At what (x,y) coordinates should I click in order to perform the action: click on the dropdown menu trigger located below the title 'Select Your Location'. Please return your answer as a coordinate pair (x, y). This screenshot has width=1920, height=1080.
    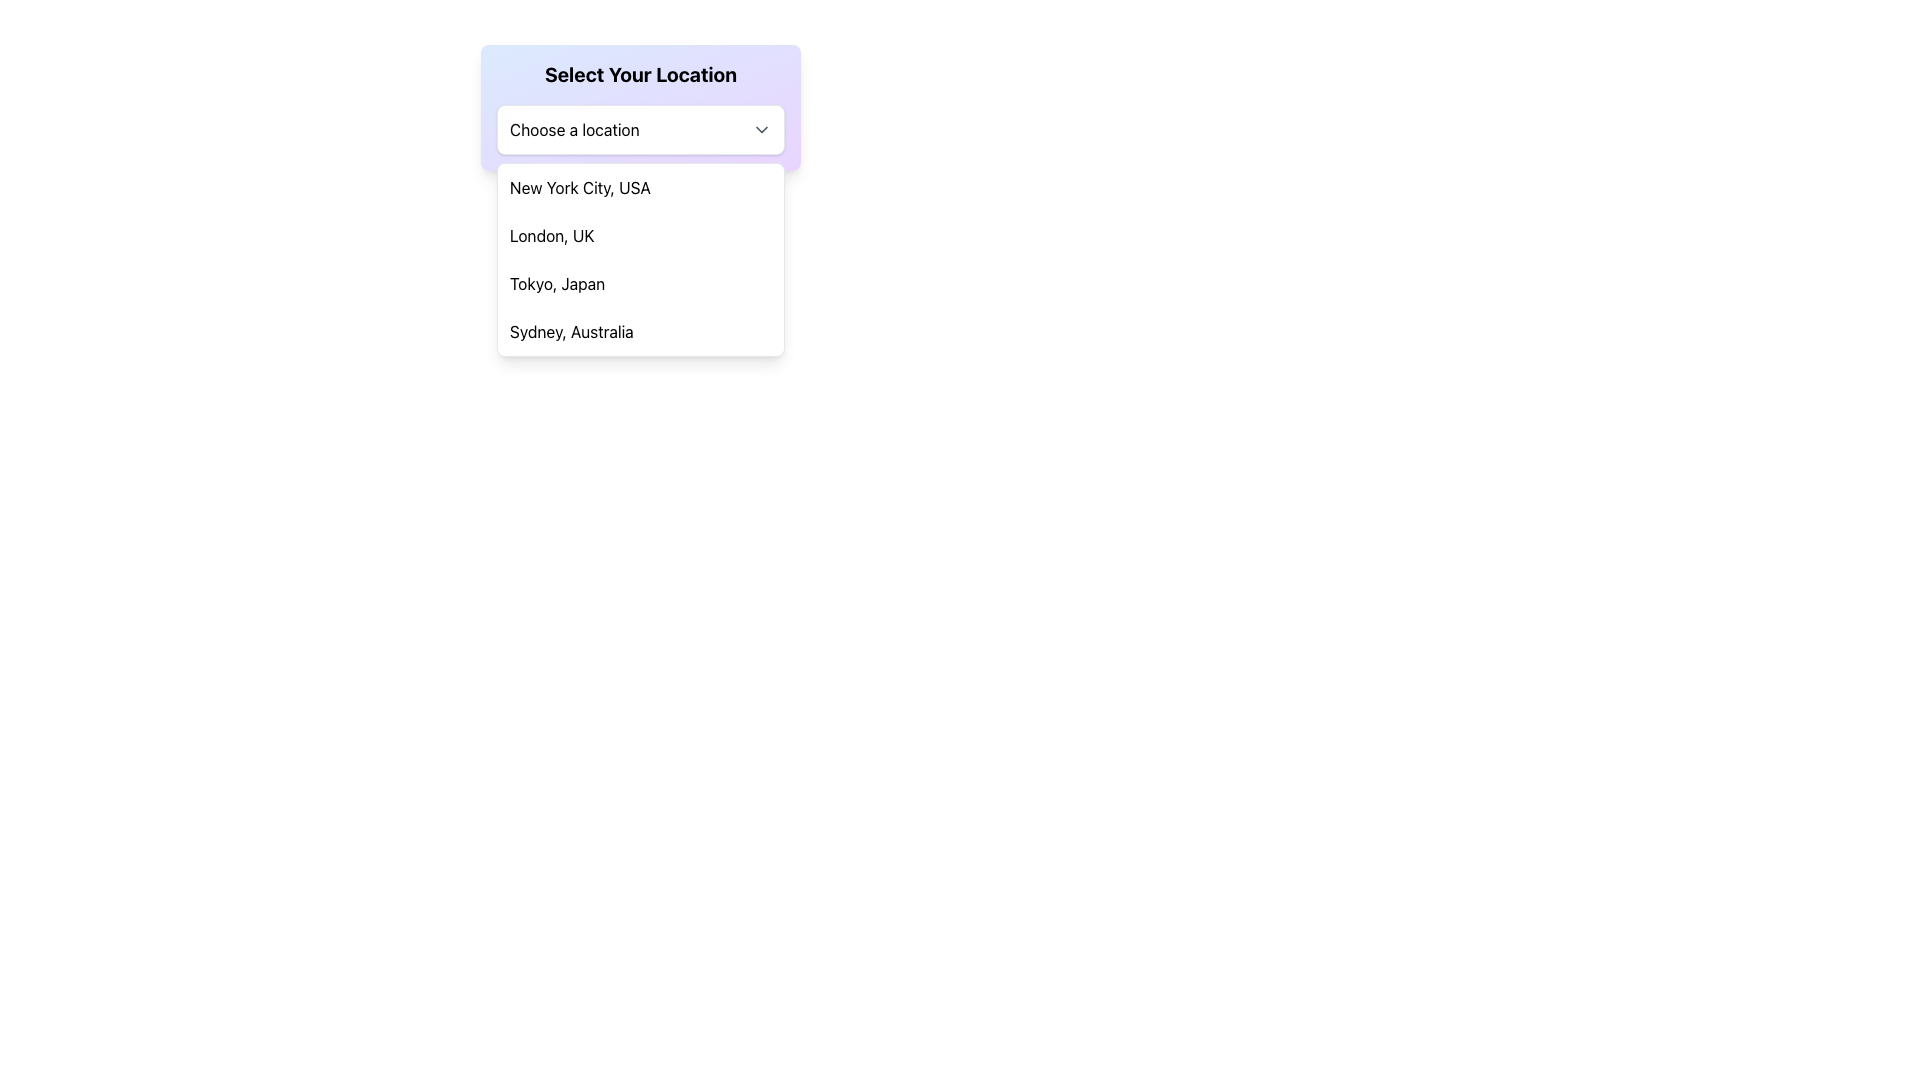
    Looking at the image, I should click on (641, 130).